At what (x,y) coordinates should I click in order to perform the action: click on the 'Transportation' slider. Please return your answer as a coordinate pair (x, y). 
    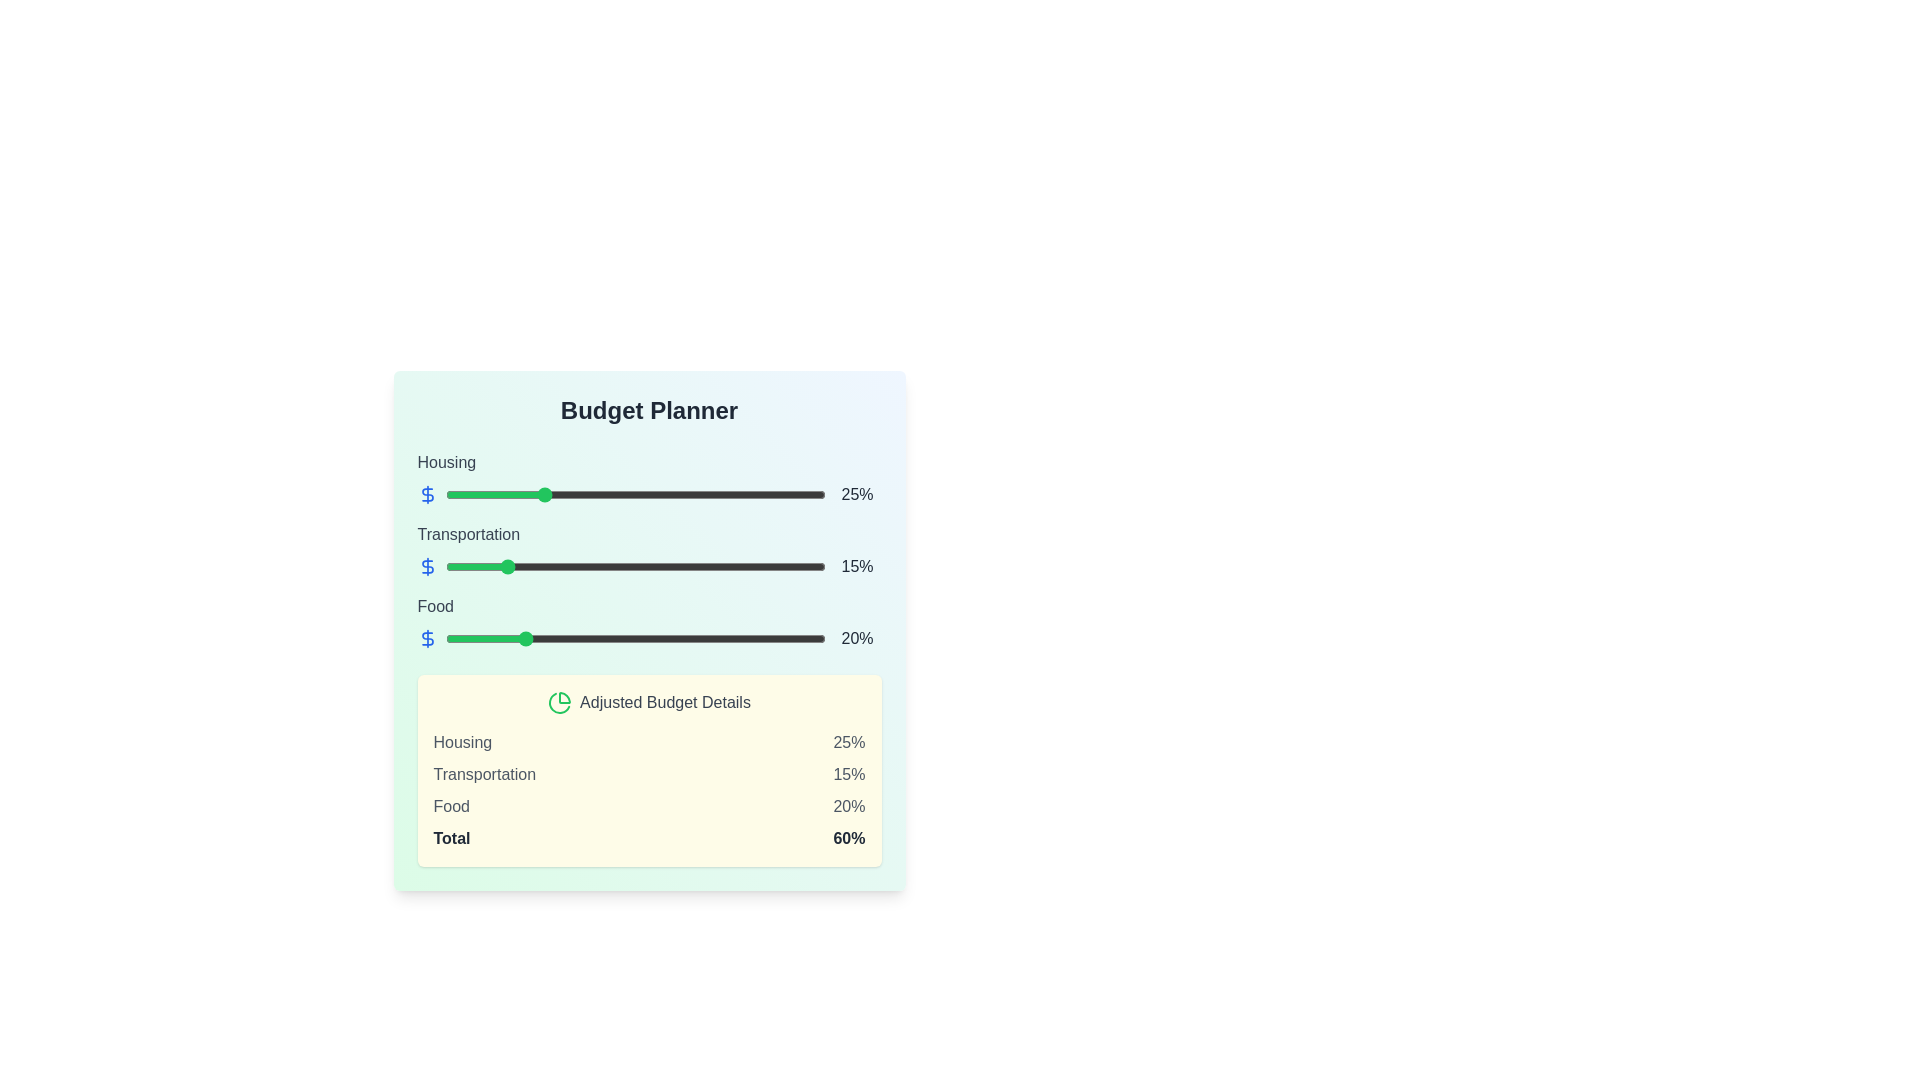
    Looking at the image, I should click on (487, 567).